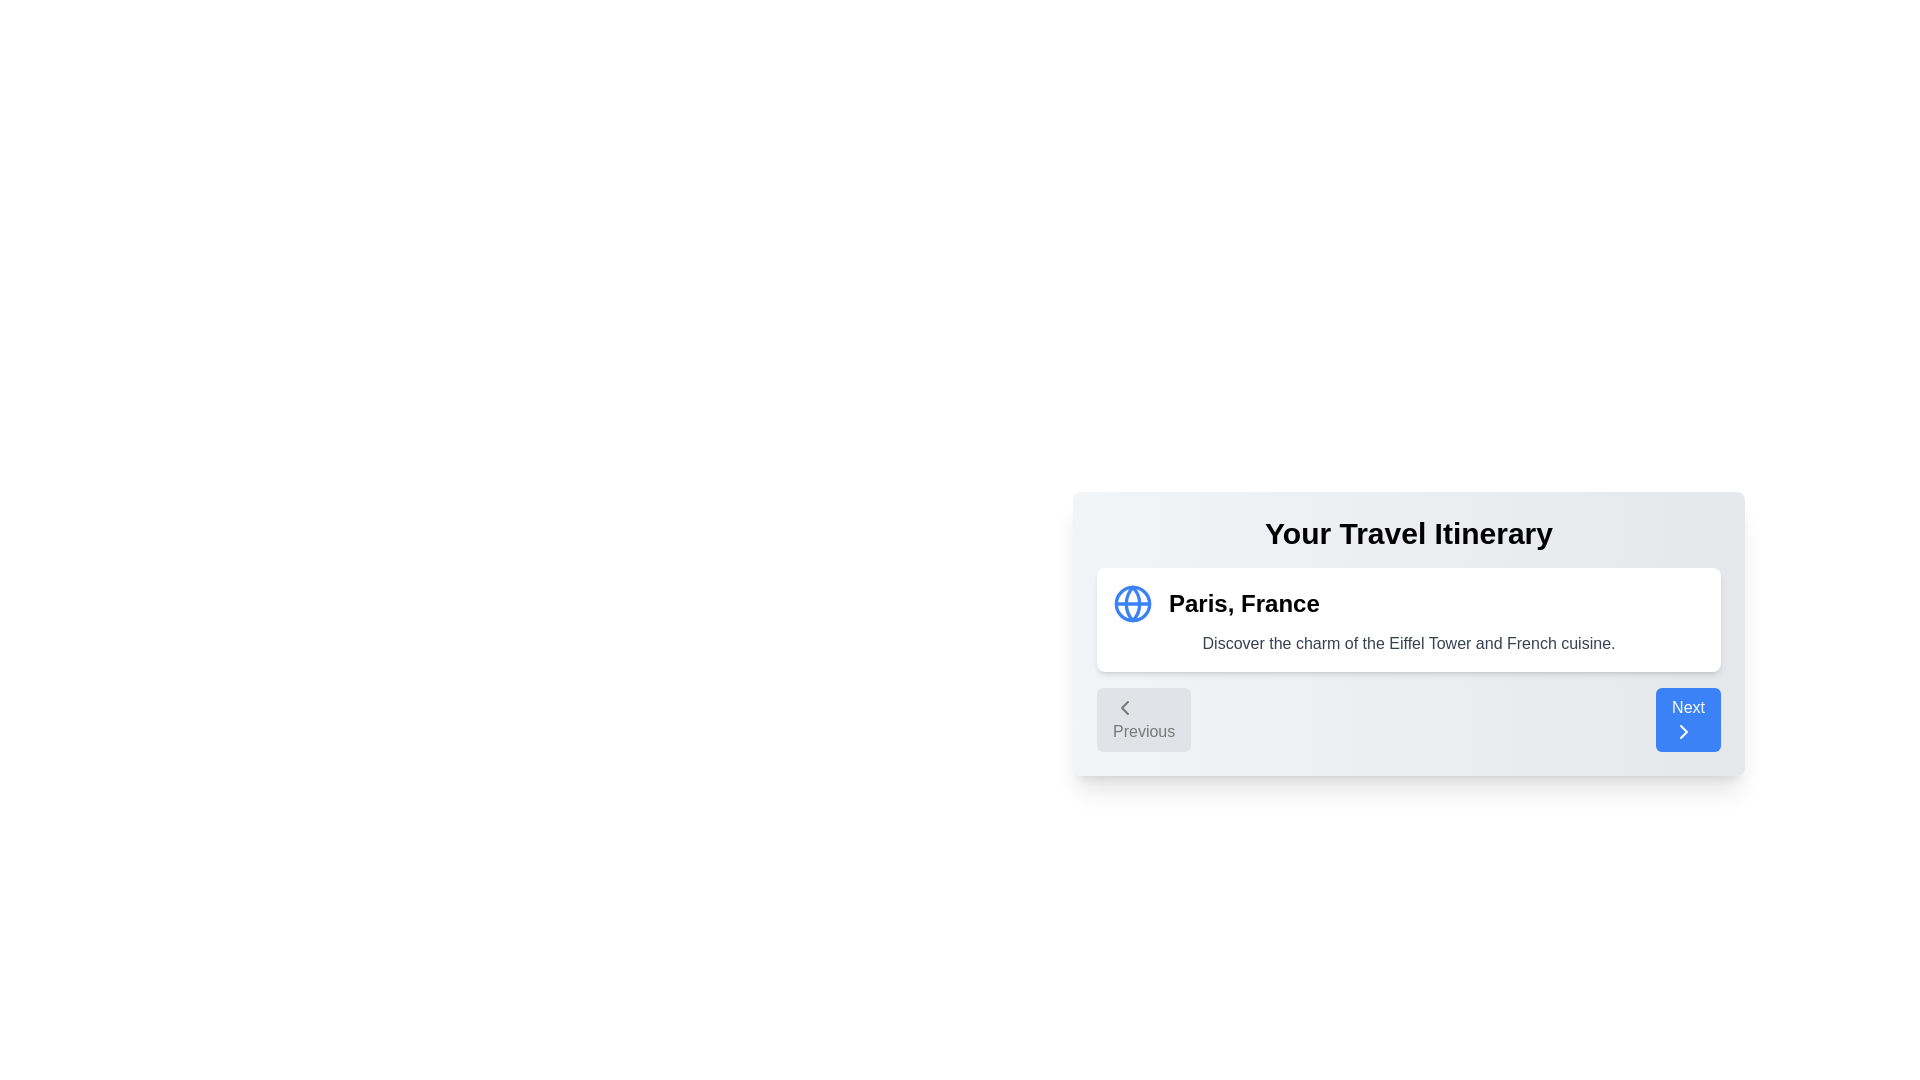 The height and width of the screenshot is (1080, 1920). I want to click on the chevron icon indicating forward navigation within the 'Next' button, located at the bottom-right corner of the main content area, so click(1683, 732).